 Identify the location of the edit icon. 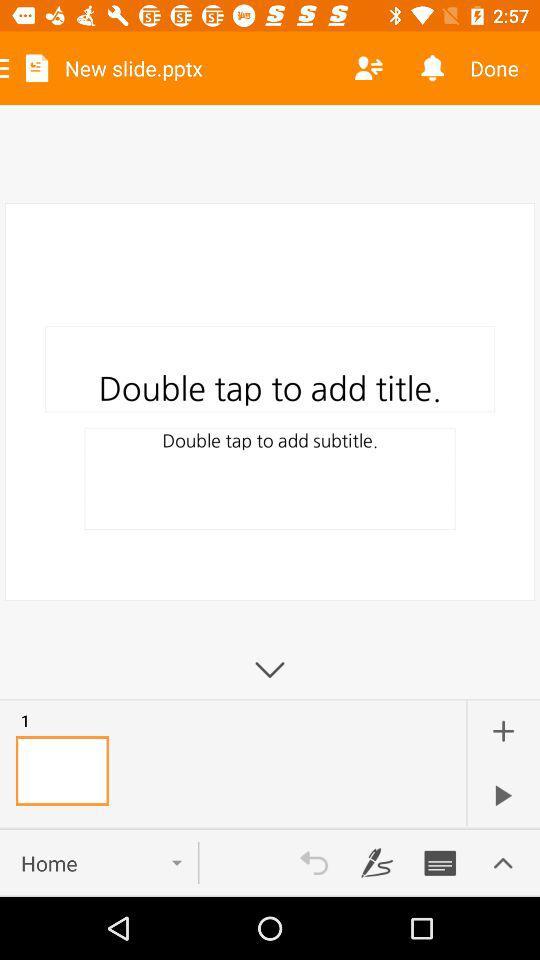
(377, 862).